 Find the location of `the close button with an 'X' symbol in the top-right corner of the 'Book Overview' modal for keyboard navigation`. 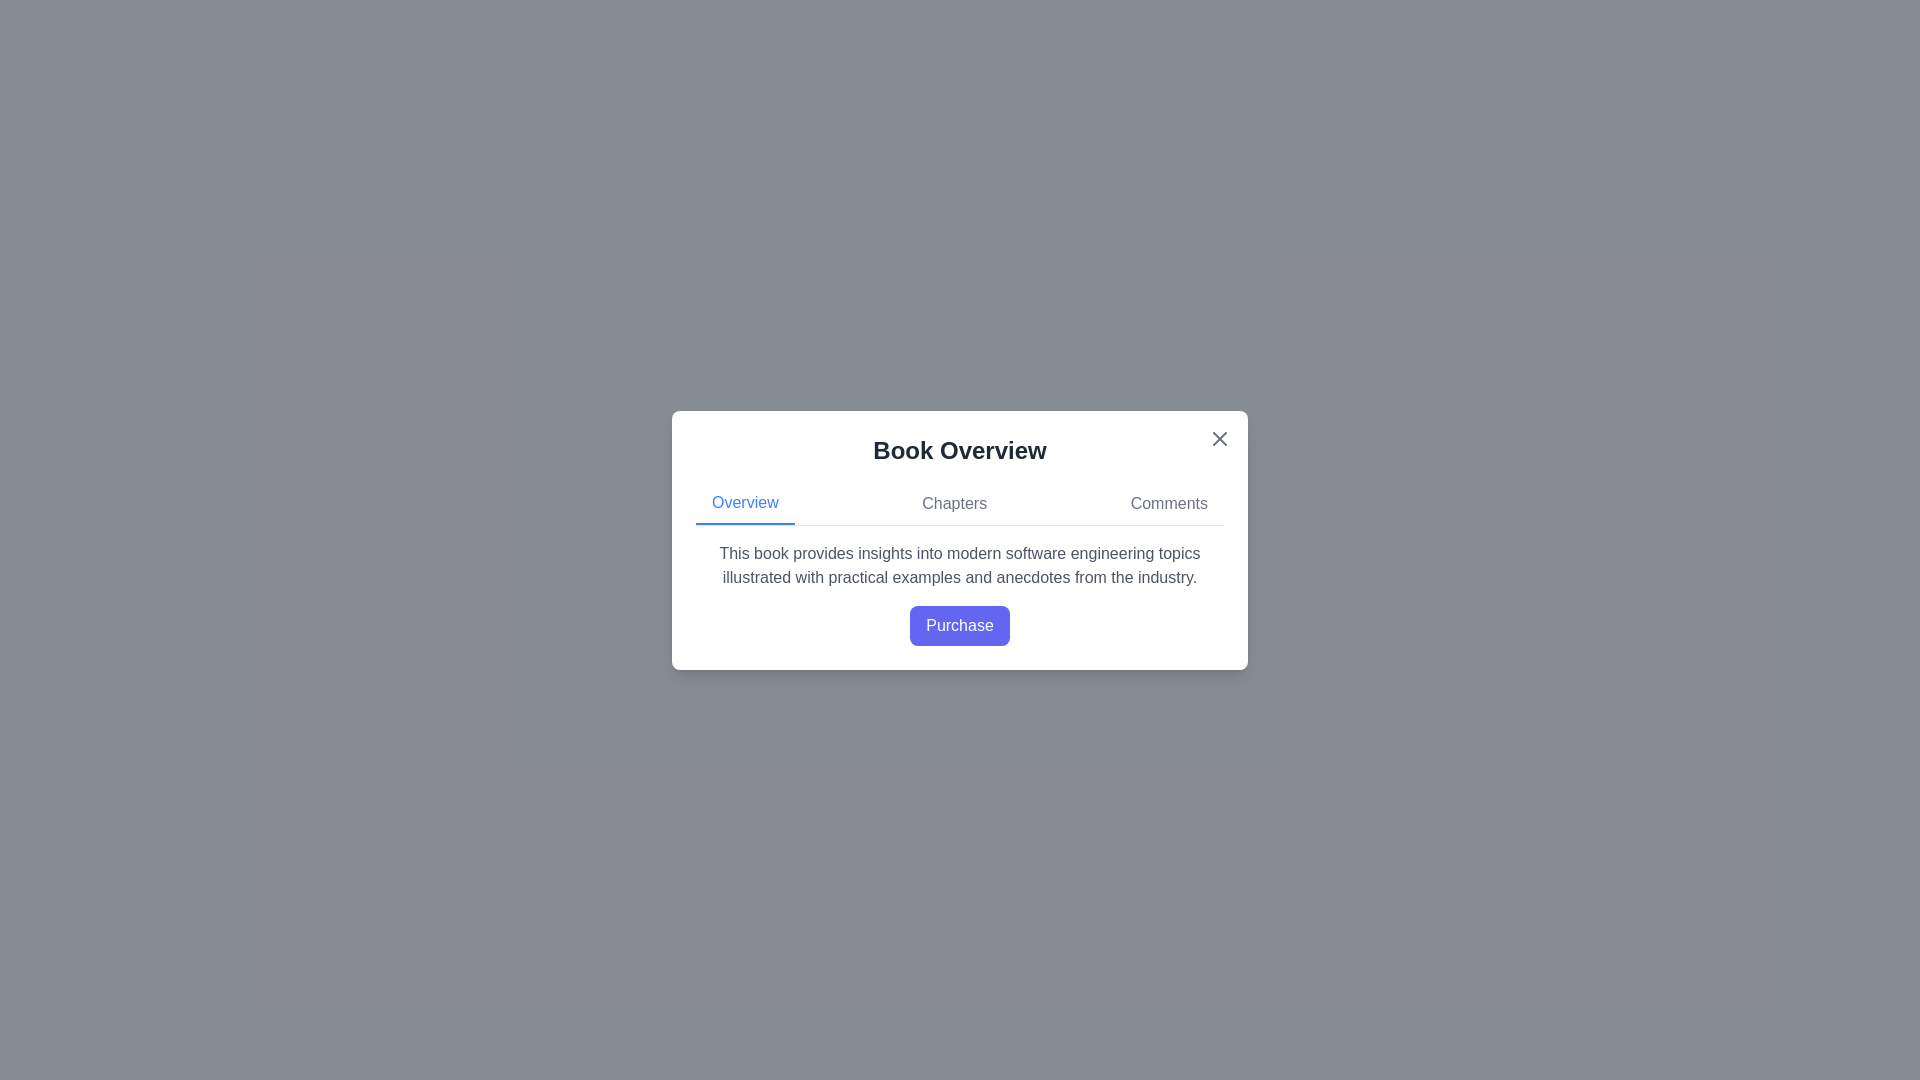

the close button with an 'X' symbol in the top-right corner of the 'Book Overview' modal for keyboard navigation is located at coordinates (1218, 437).